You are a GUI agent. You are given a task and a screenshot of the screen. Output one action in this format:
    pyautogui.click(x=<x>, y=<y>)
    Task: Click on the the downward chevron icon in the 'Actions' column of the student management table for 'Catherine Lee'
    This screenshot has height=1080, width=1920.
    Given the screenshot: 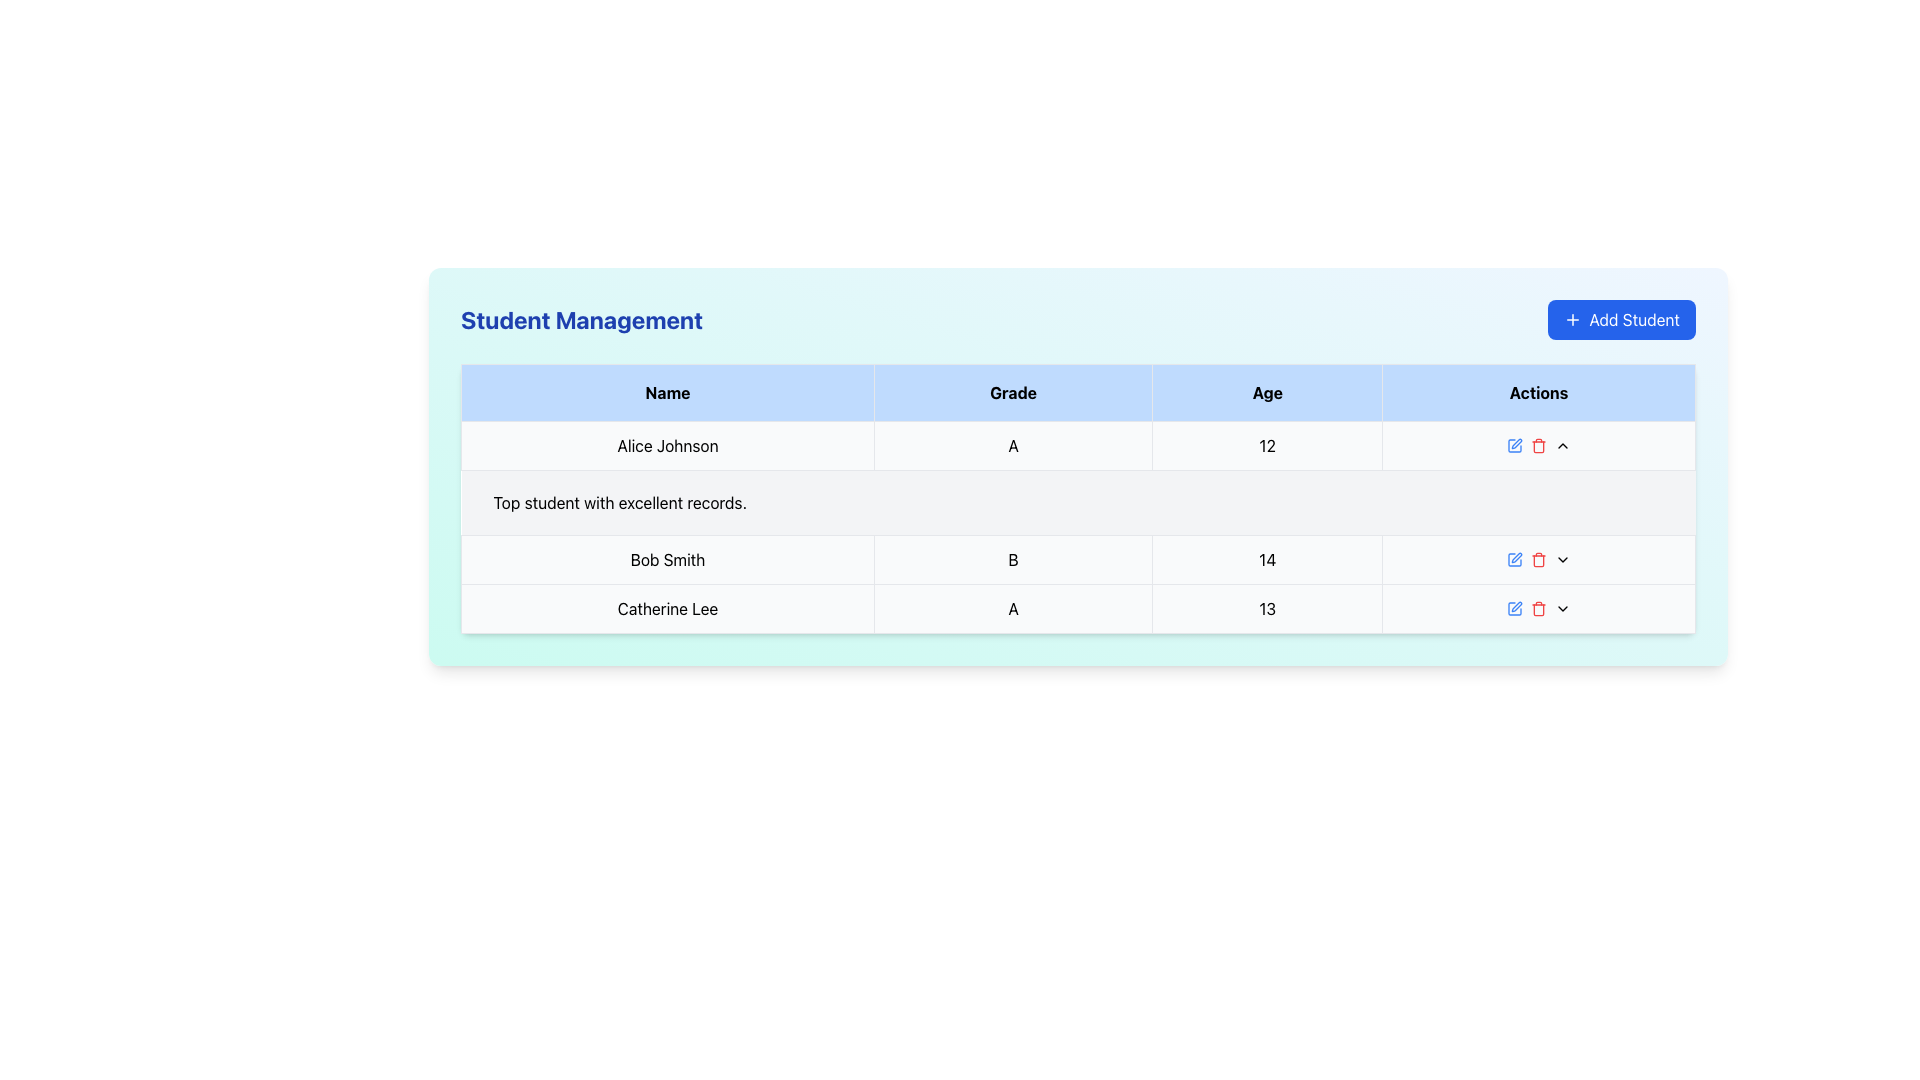 What is the action you would take?
    pyautogui.click(x=1562, y=608)
    